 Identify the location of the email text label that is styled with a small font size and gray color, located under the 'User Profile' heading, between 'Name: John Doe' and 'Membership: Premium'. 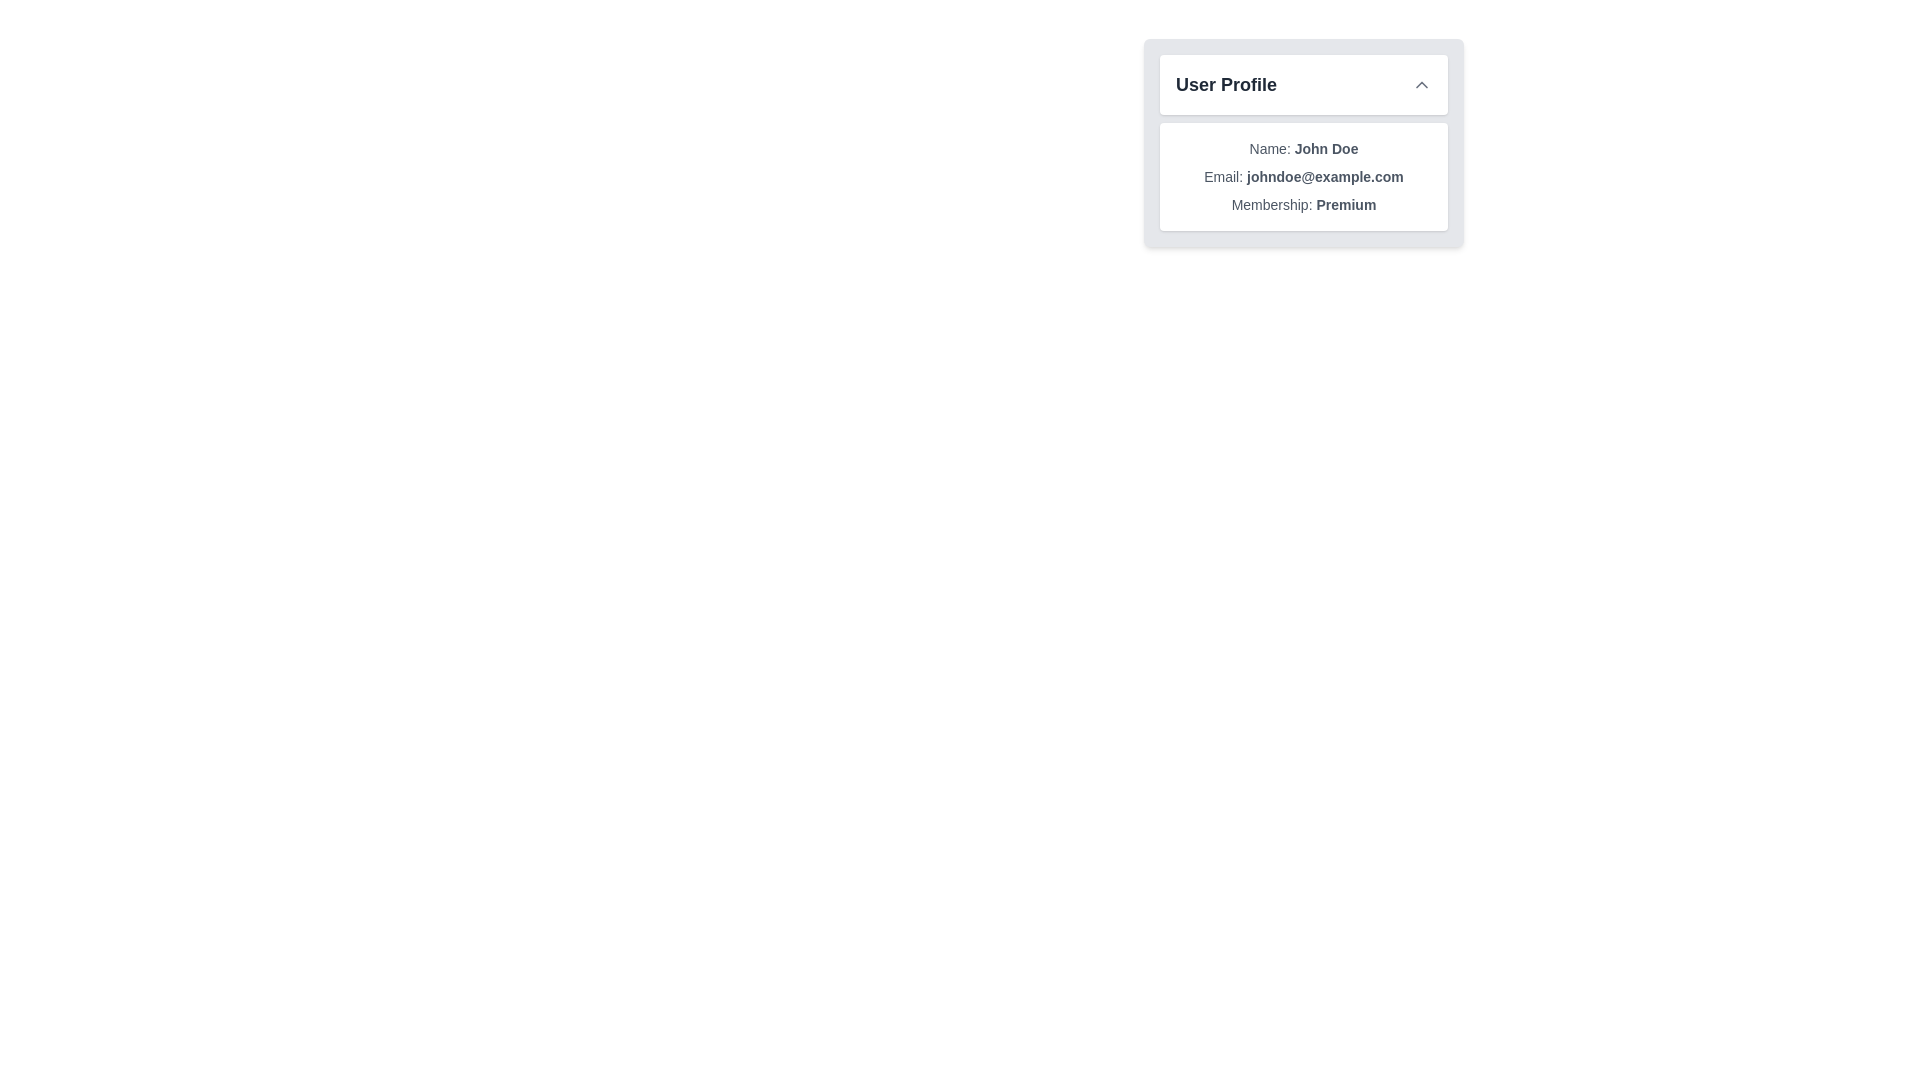
(1304, 176).